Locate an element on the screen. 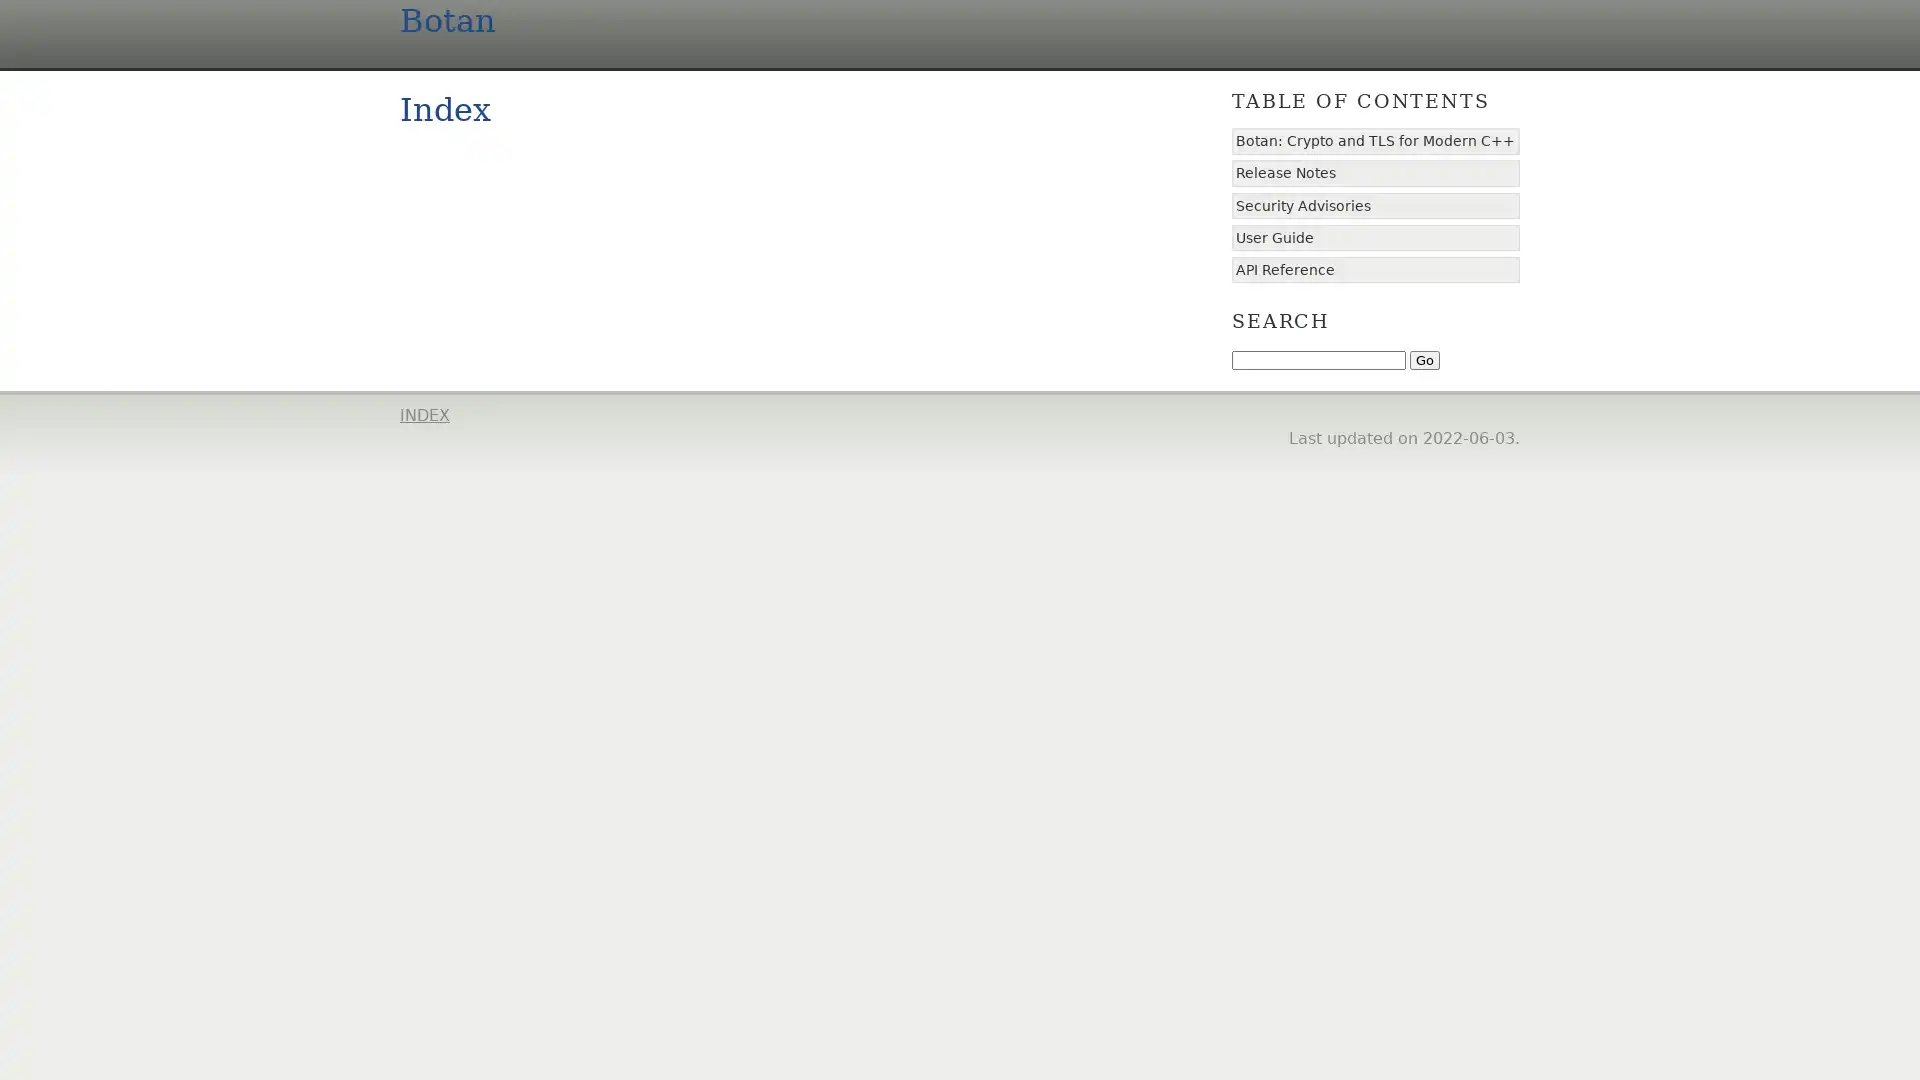  Go is located at coordinates (1424, 358).